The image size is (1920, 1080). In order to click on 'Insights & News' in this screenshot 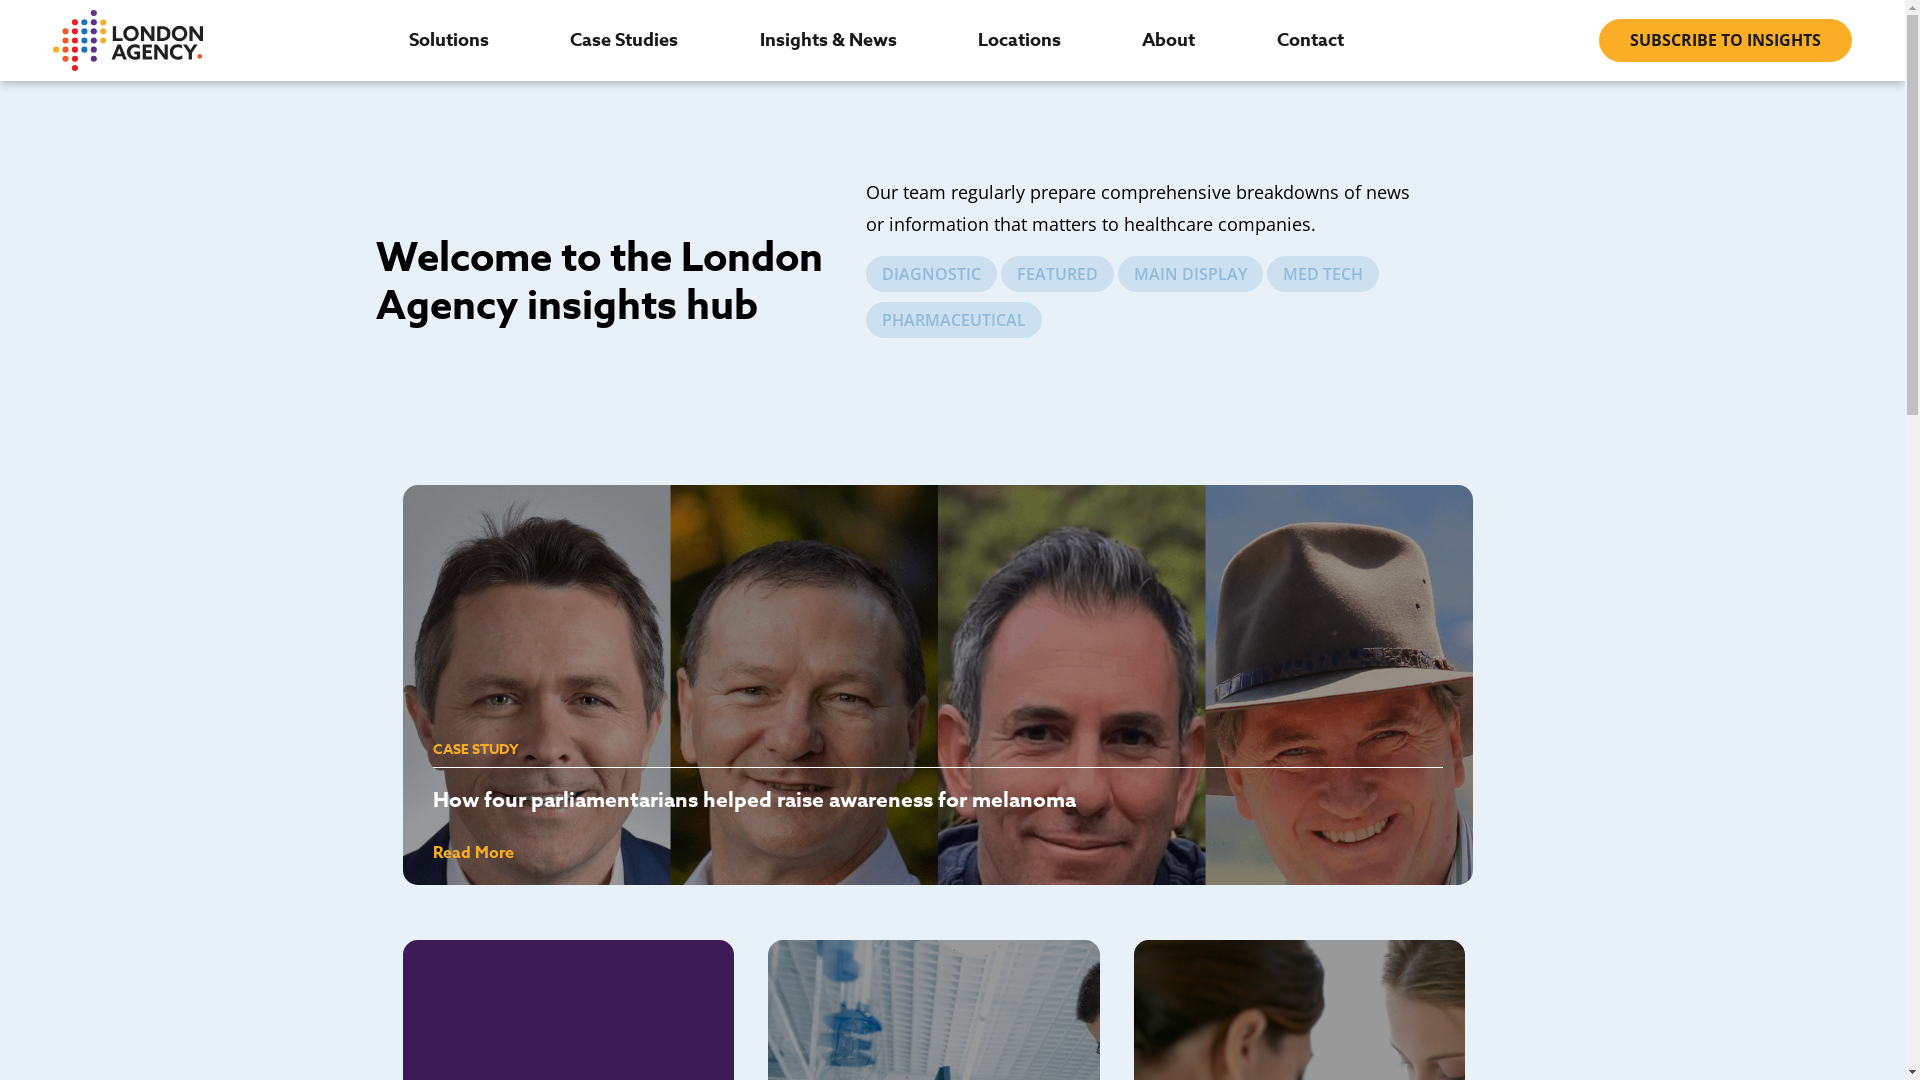, I will do `click(758, 39)`.